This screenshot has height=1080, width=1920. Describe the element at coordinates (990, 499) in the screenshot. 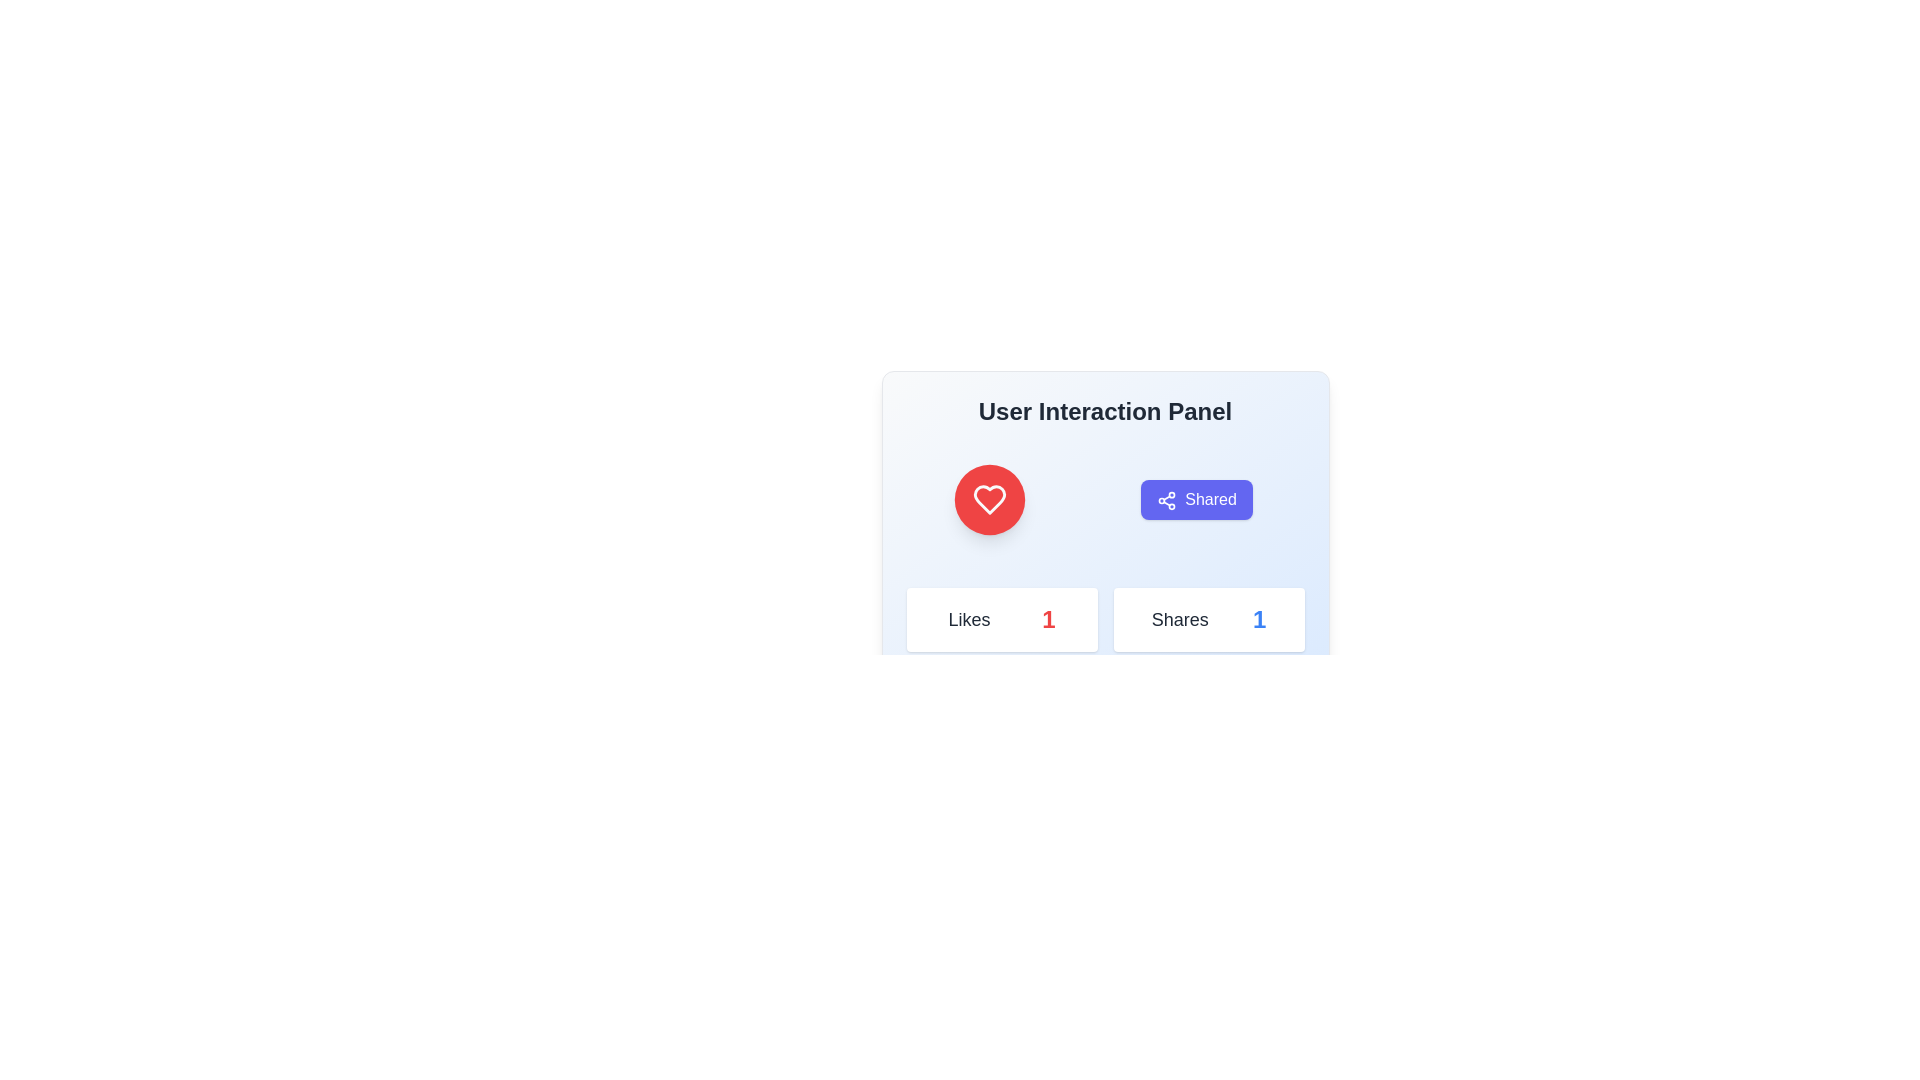

I see `the circular red button with a white heart icon to like` at that location.